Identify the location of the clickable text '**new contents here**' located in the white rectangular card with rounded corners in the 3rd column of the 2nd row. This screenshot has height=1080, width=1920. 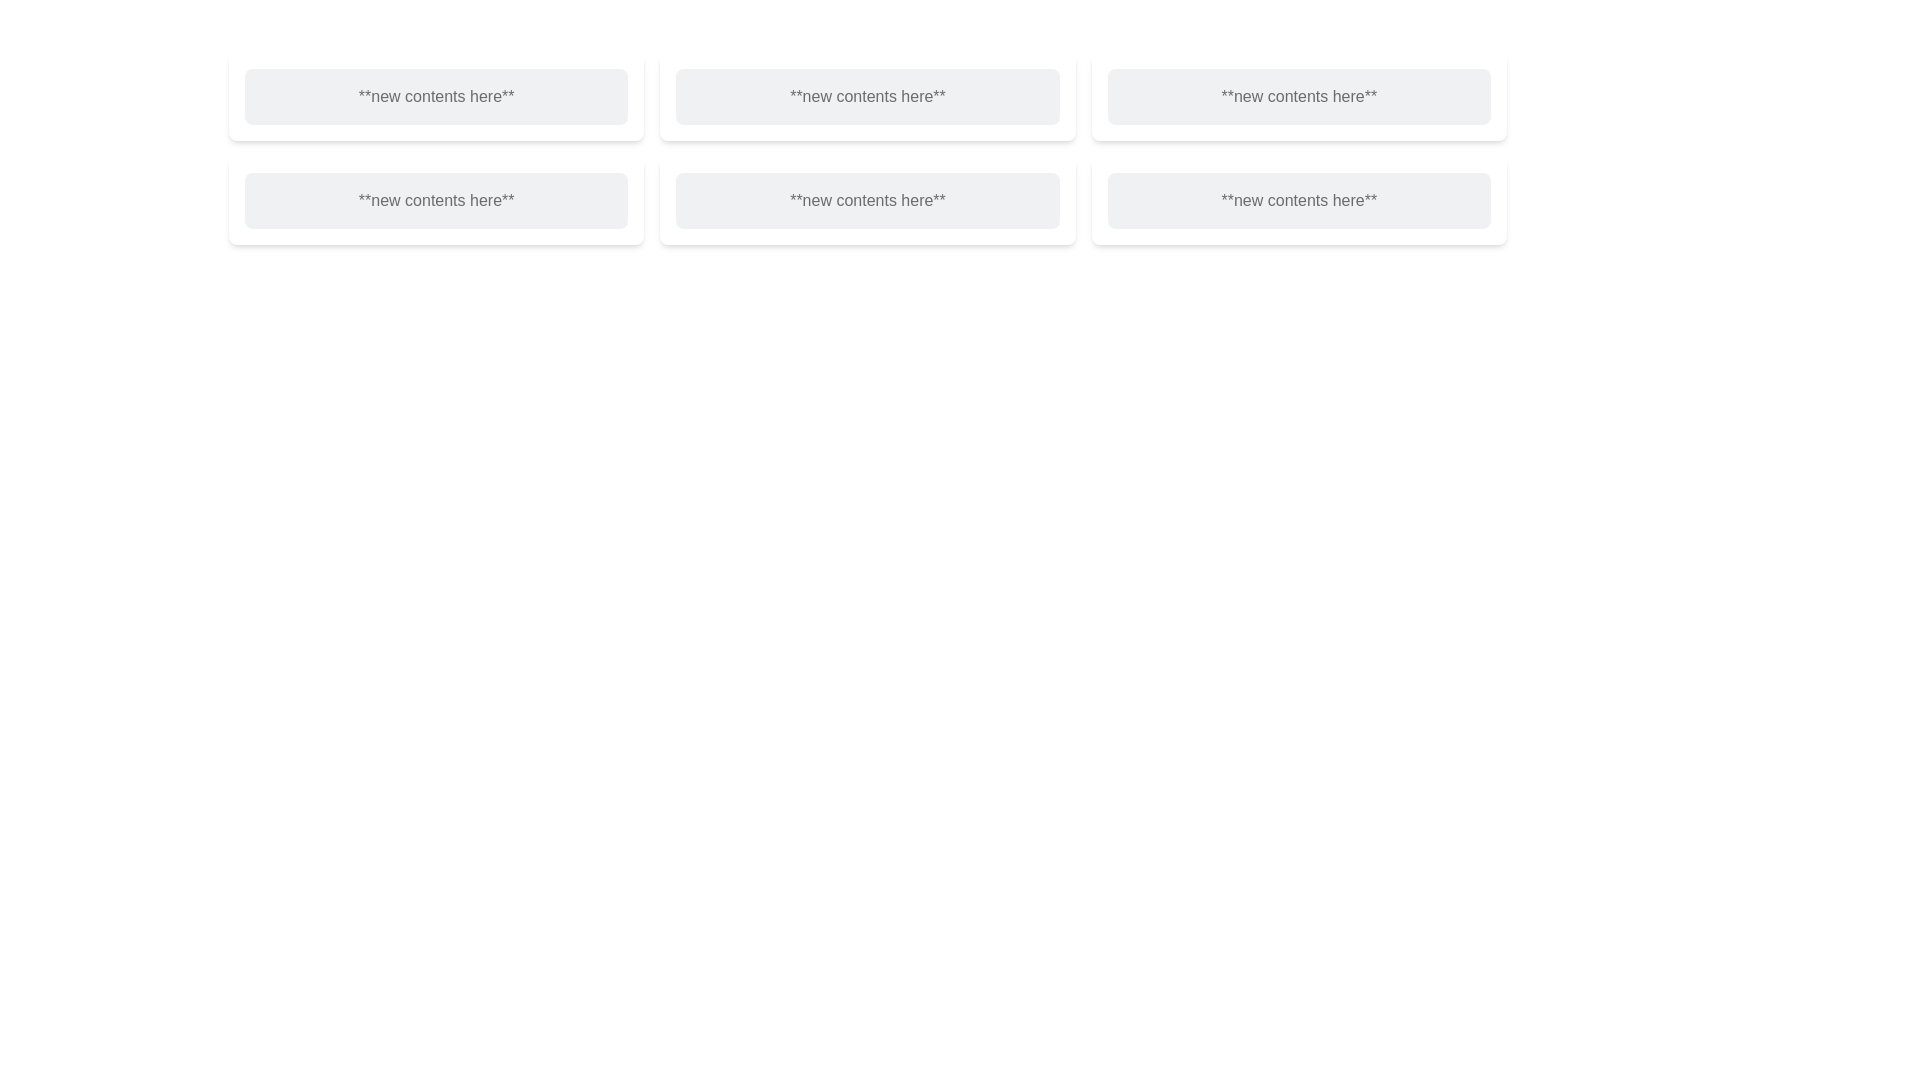
(868, 200).